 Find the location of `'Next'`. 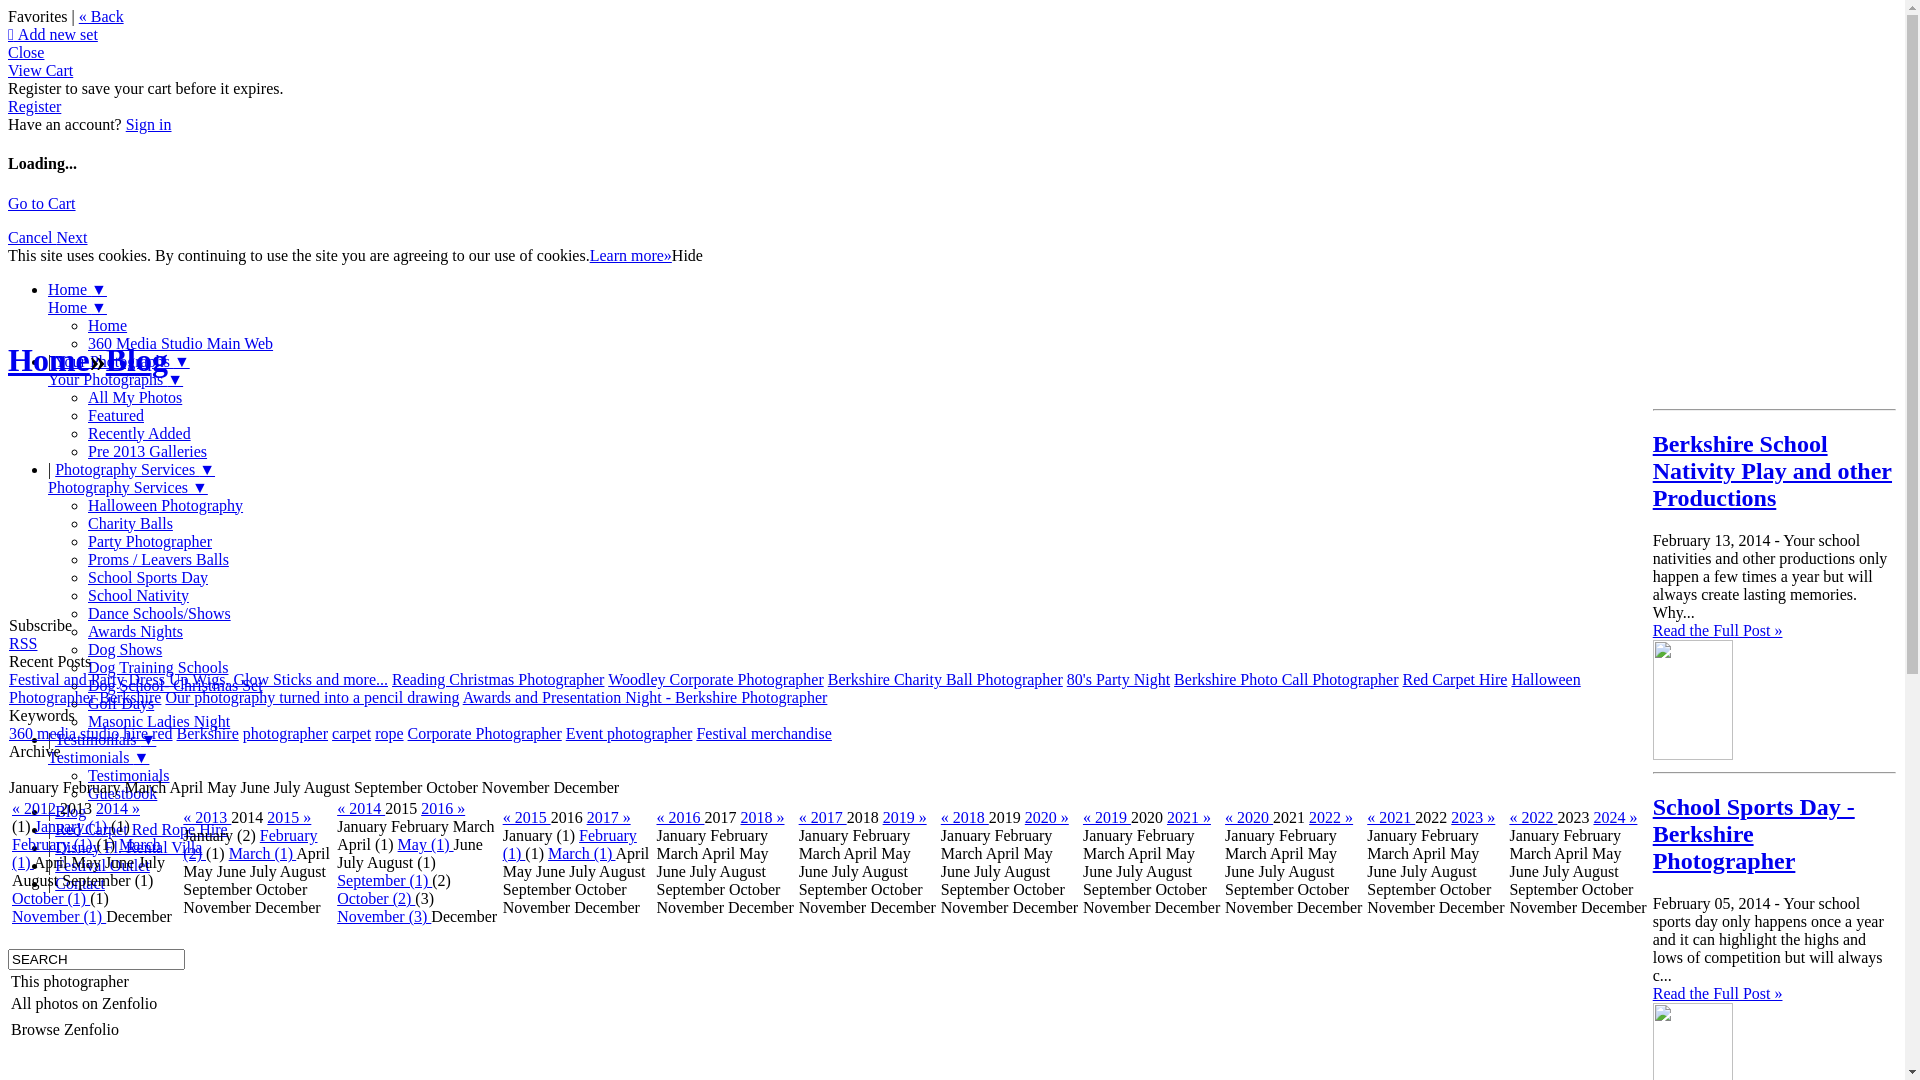

'Next' is located at coordinates (71, 236).